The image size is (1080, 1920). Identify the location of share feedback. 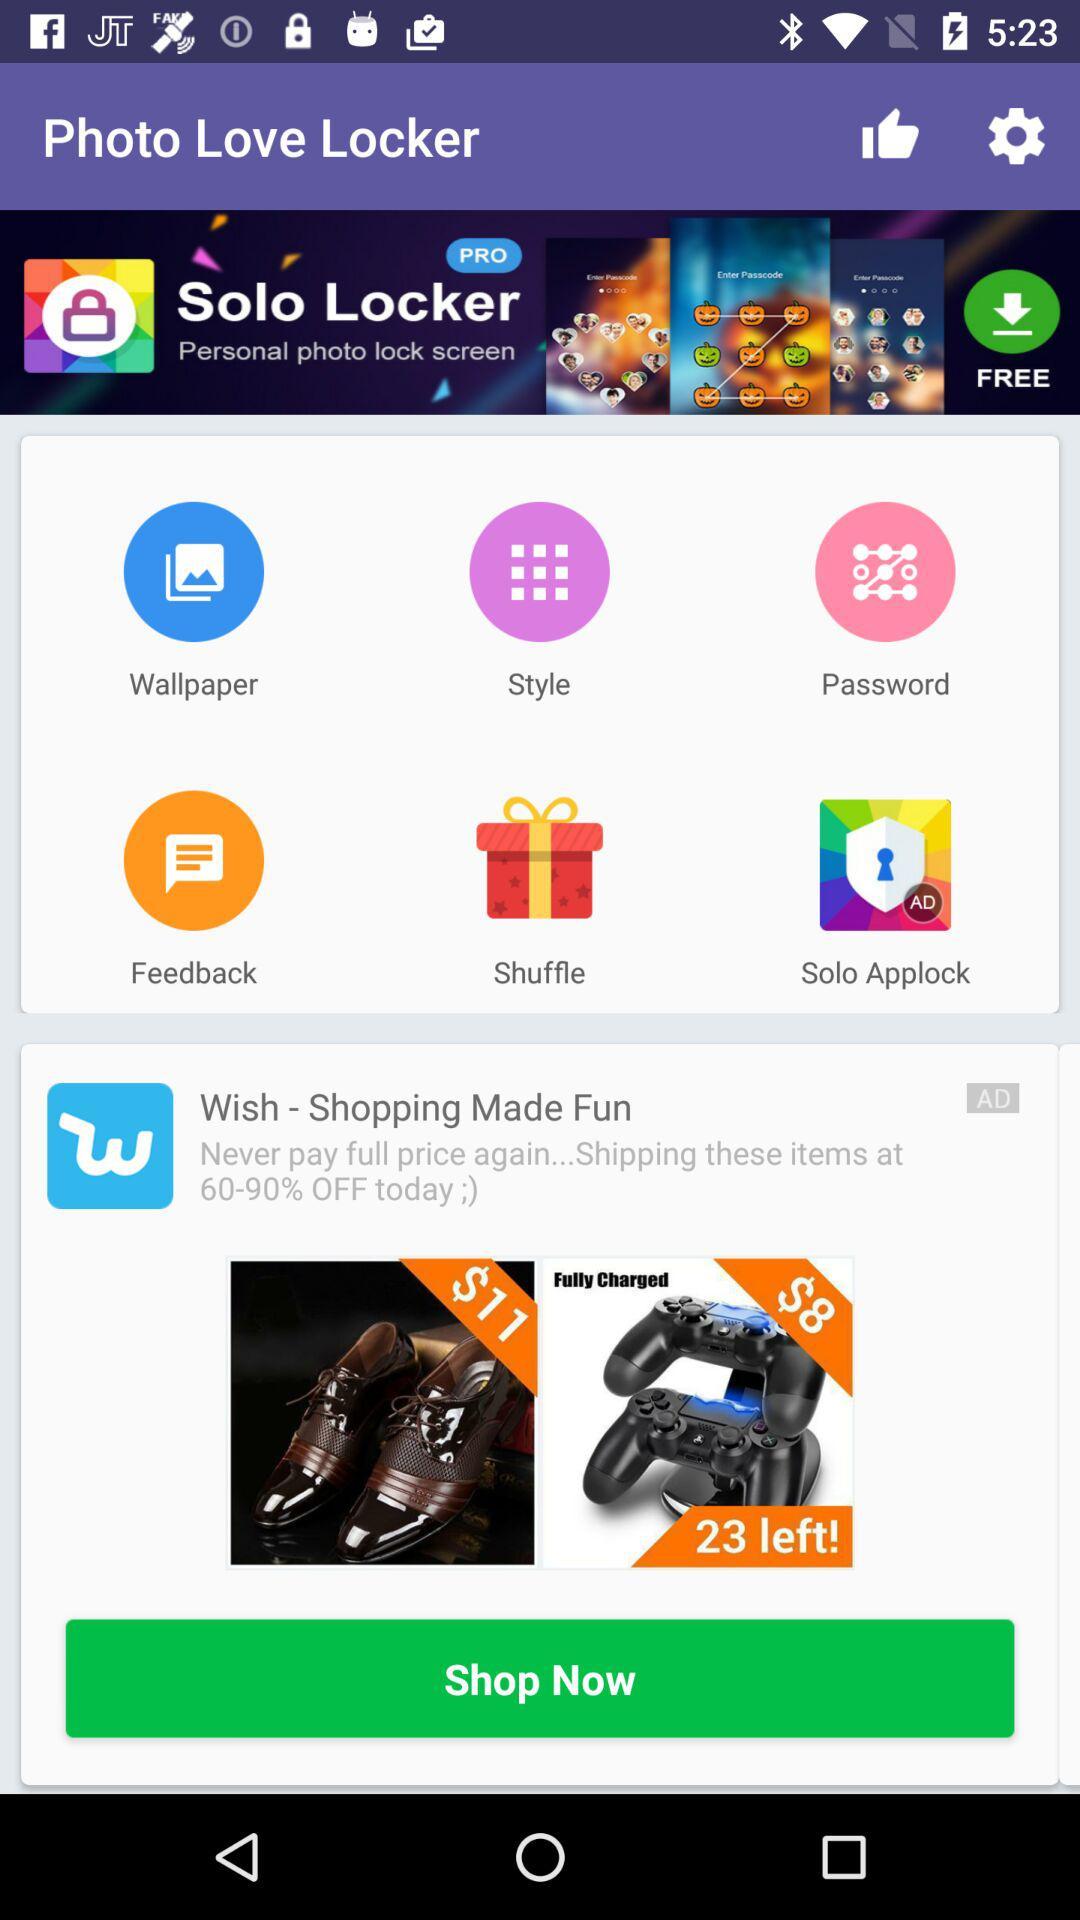
(193, 860).